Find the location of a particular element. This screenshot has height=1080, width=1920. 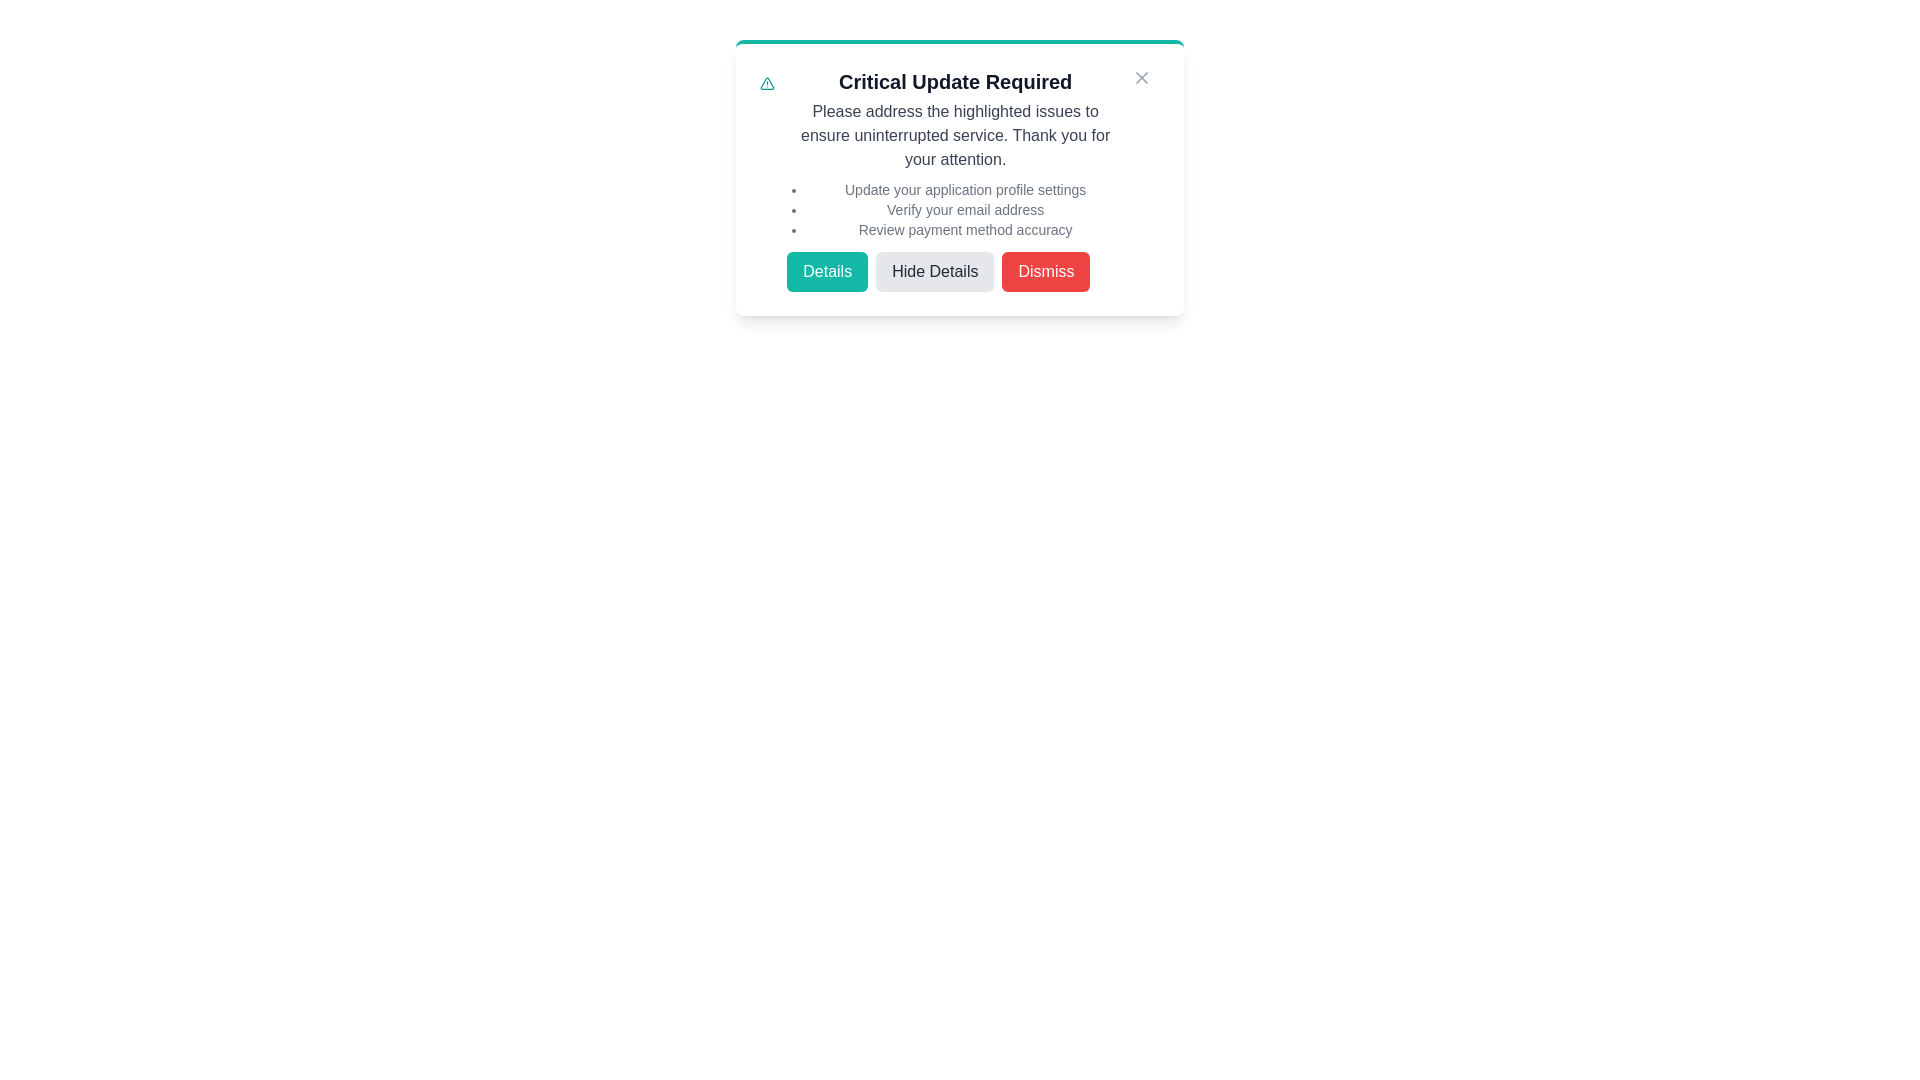

text items in the list displayed in a disc-styled bullet format, located centrally within the popup box under the heading 'Critical Update Required' is located at coordinates (965, 209).